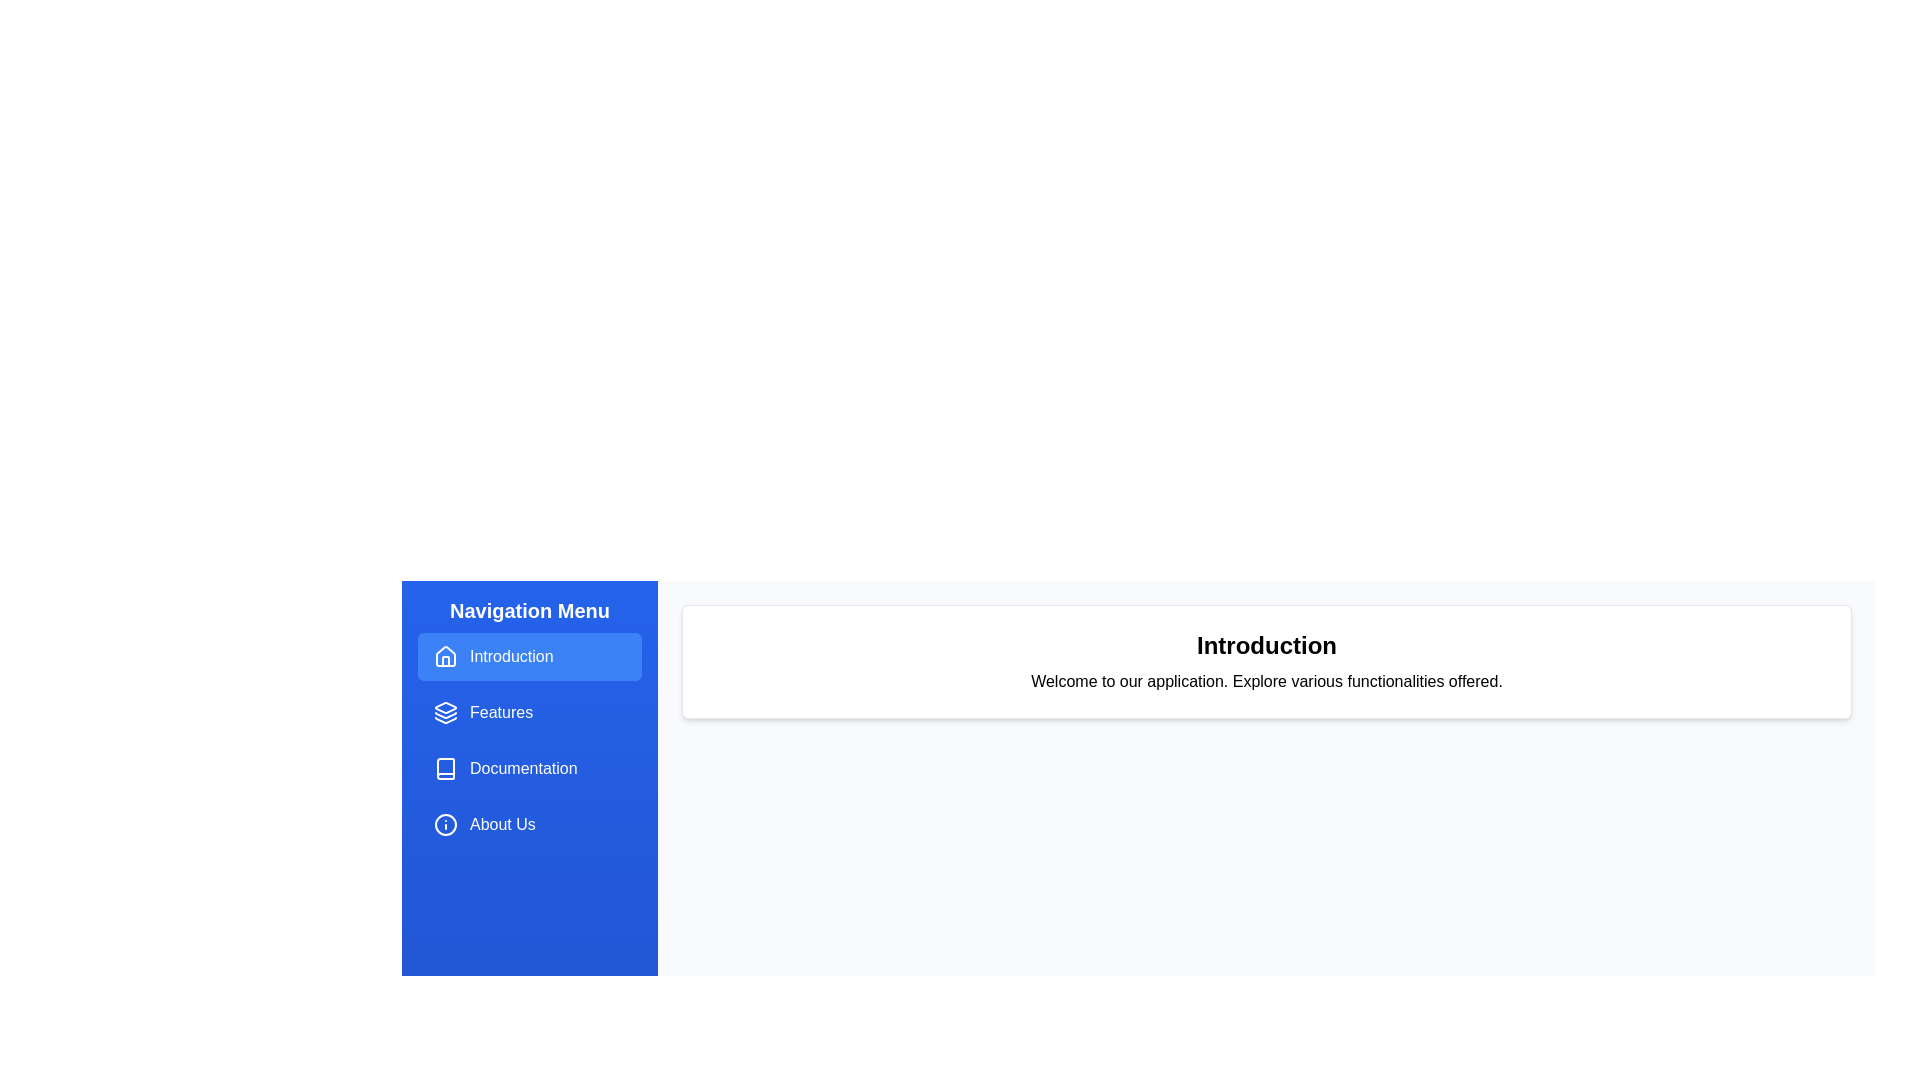 Image resolution: width=1920 pixels, height=1080 pixels. What do you see at coordinates (529, 712) in the screenshot?
I see `the 'Features' menu item in the navigation sidebar` at bounding box center [529, 712].